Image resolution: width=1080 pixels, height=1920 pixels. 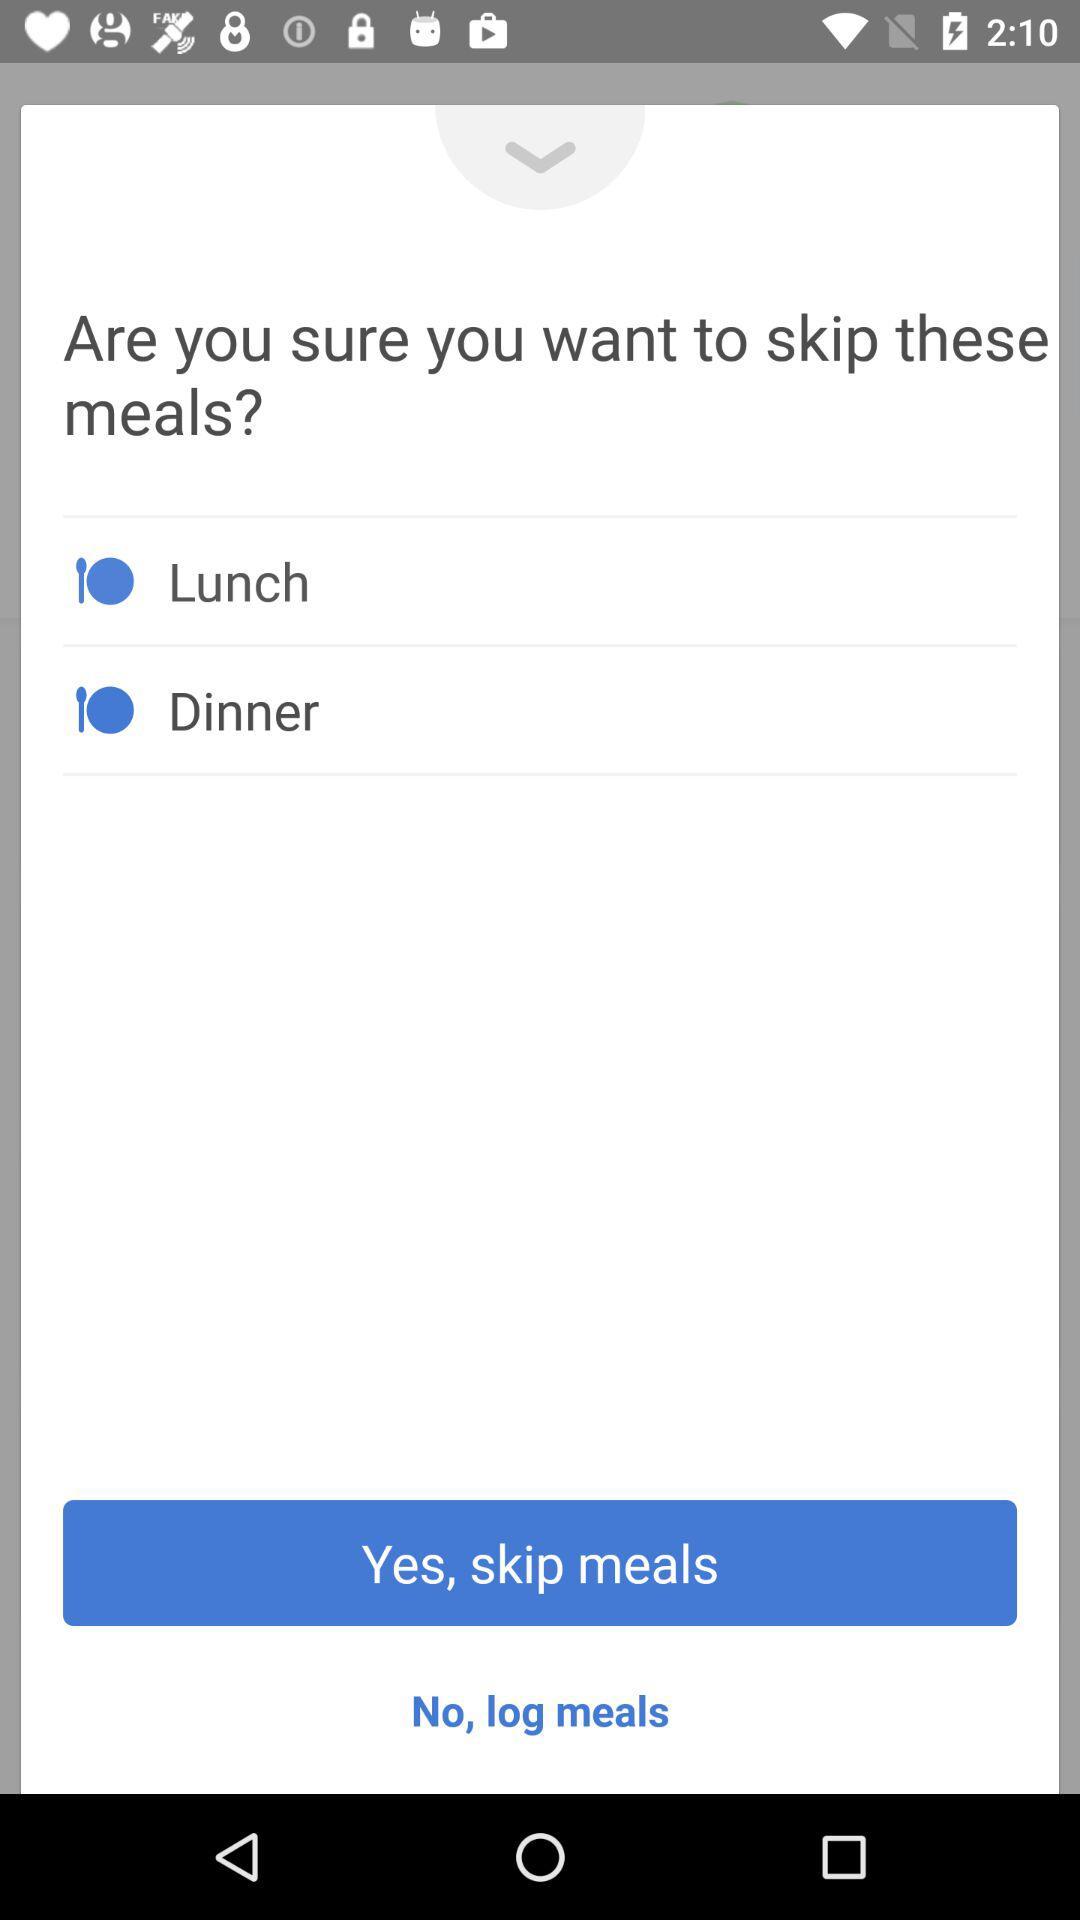 I want to click on the no, log meals icon, so click(x=540, y=1708).